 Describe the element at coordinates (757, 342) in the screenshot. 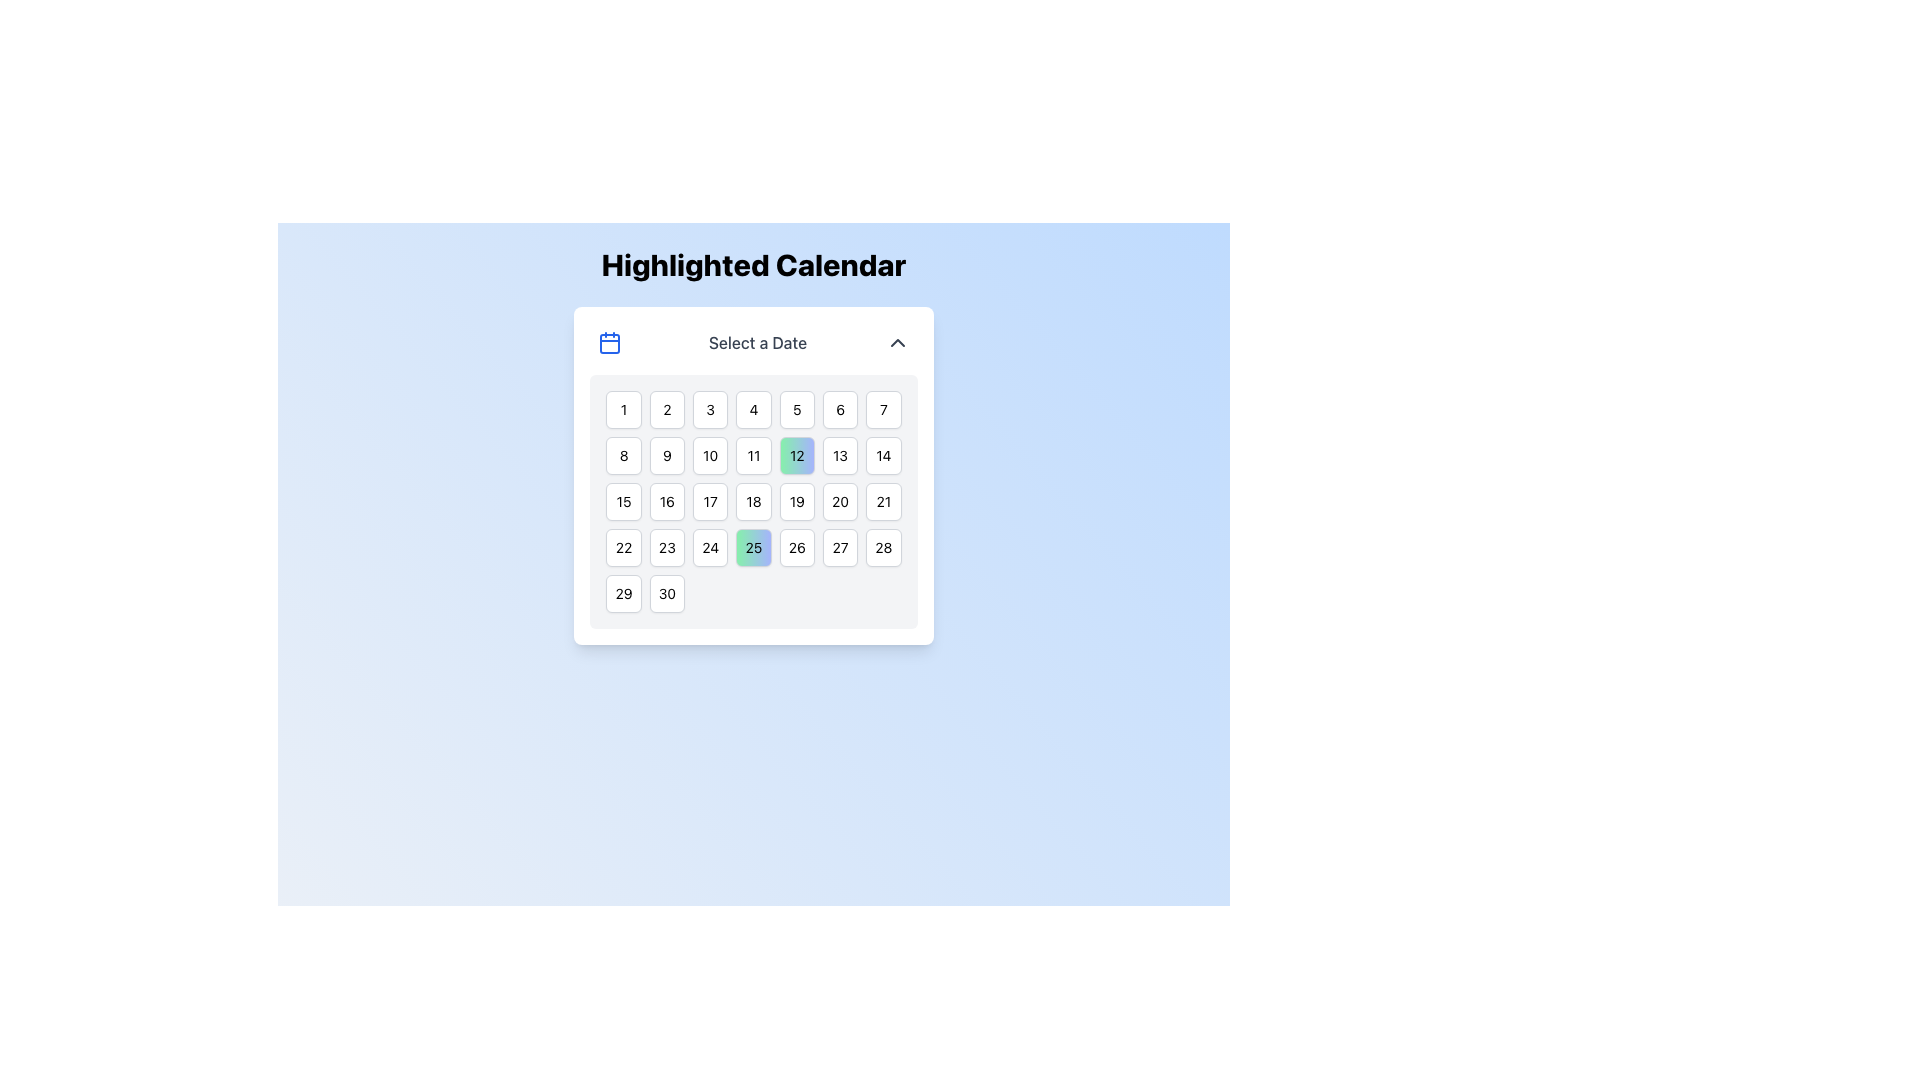

I see `the text label that identifies the date selection field in the calendar interface, located between an icon on the left and a chevron icon on the right` at that location.